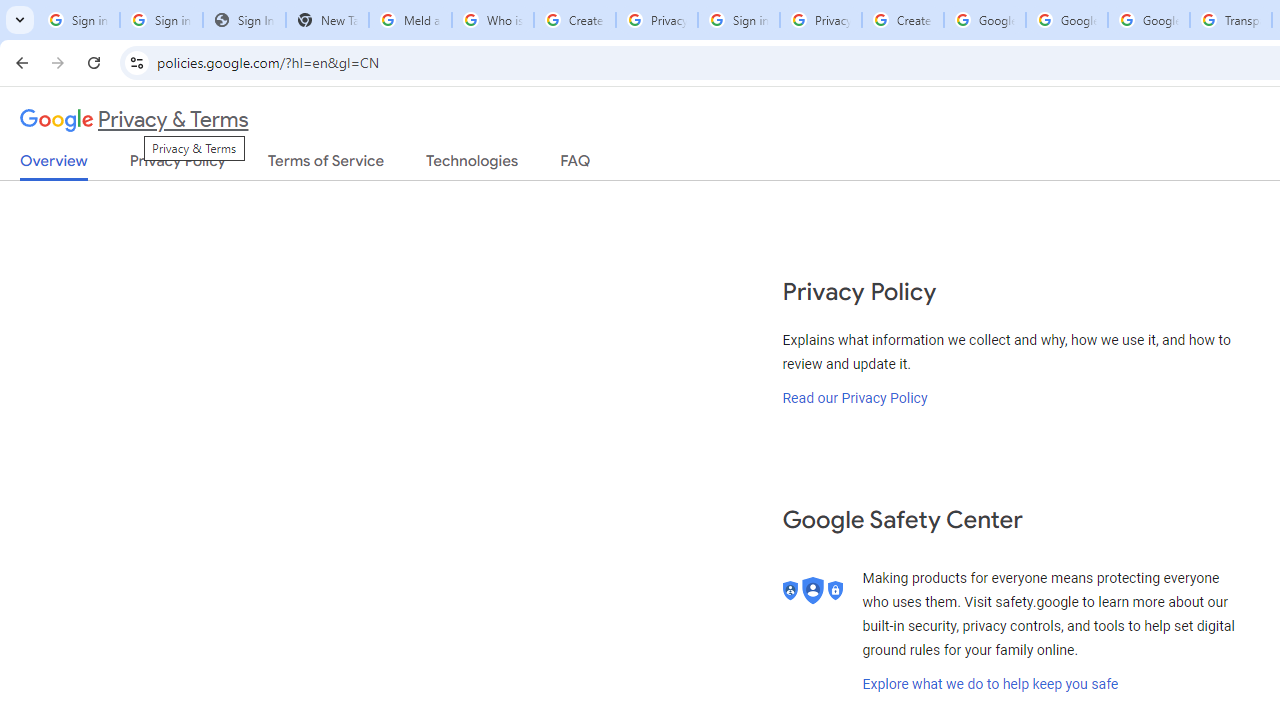 The width and height of the screenshot is (1280, 720). Describe the element at coordinates (93, 61) in the screenshot. I see `'Reload'` at that location.